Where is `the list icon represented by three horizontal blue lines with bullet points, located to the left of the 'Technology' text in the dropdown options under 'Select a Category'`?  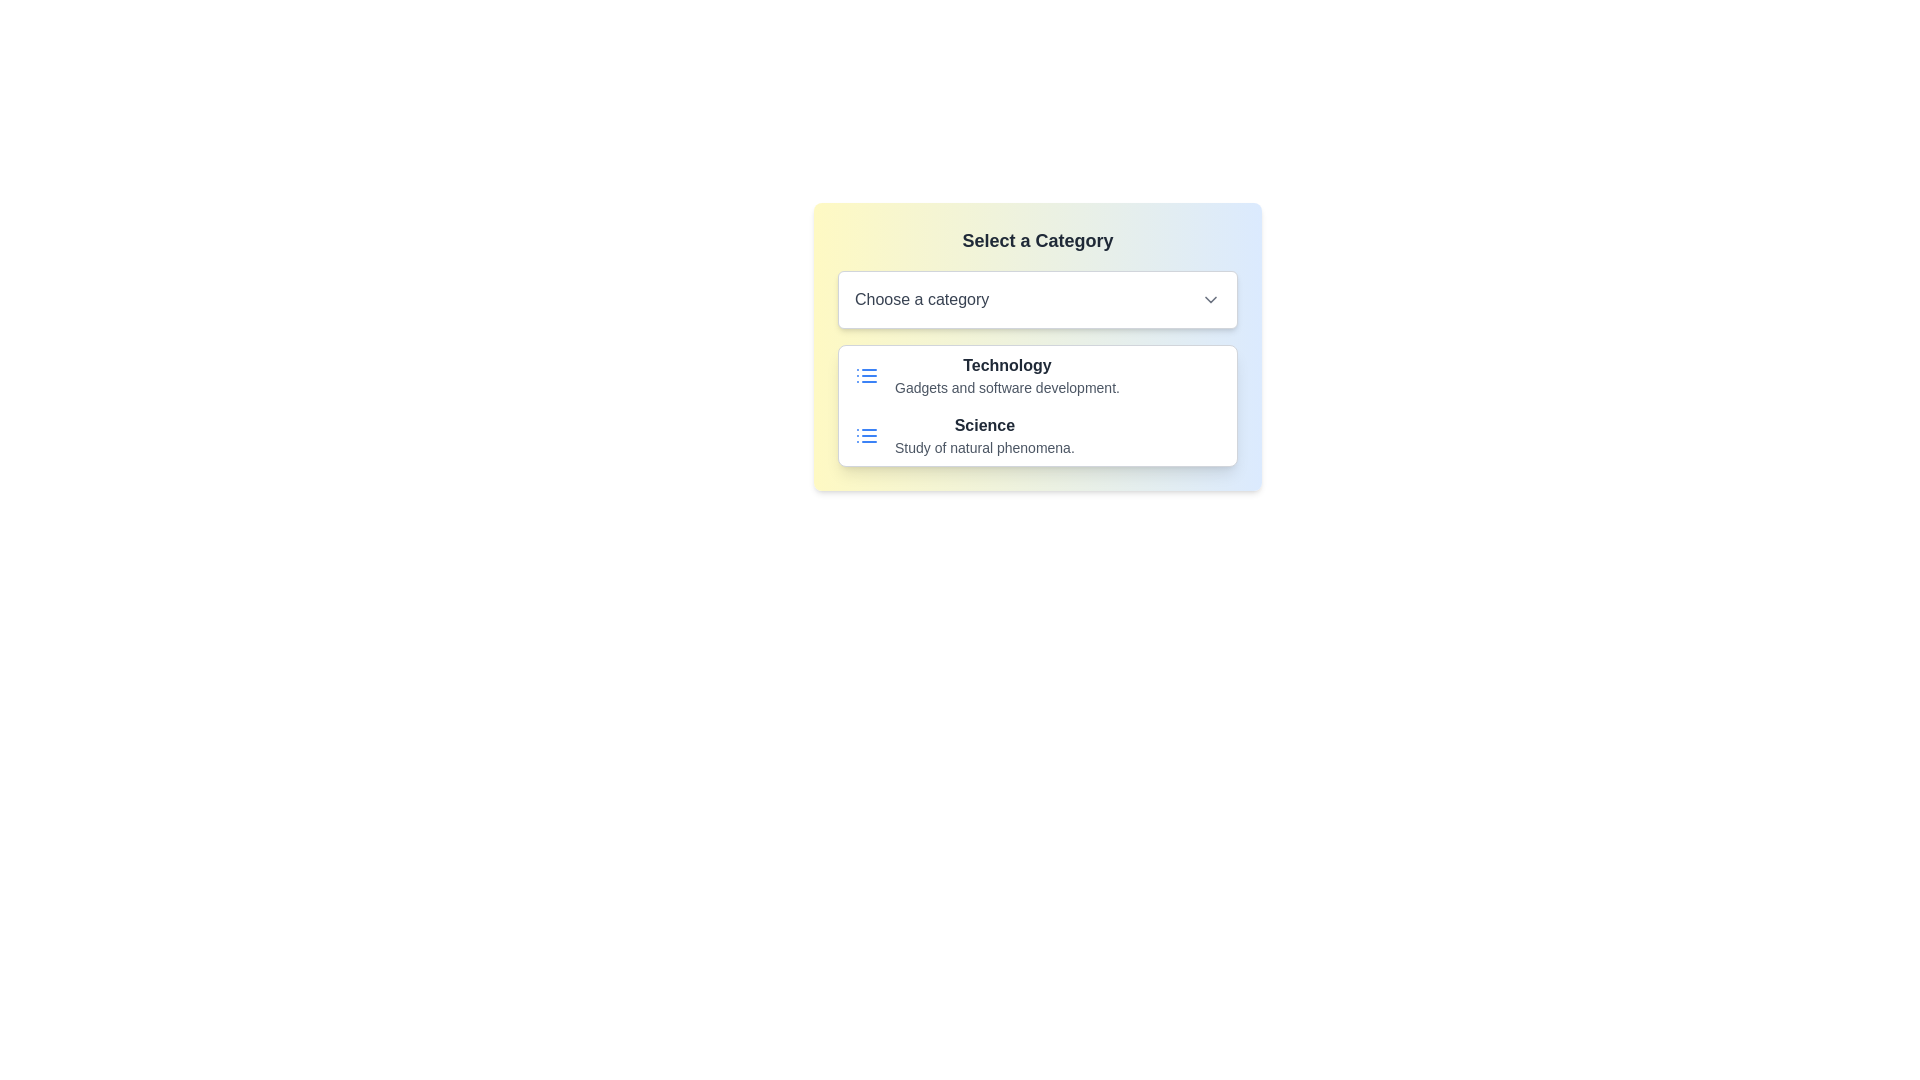 the list icon represented by three horizontal blue lines with bullet points, located to the left of the 'Technology' text in the dropdown options under 'Select a Category' is located at coordinates (867, 375).